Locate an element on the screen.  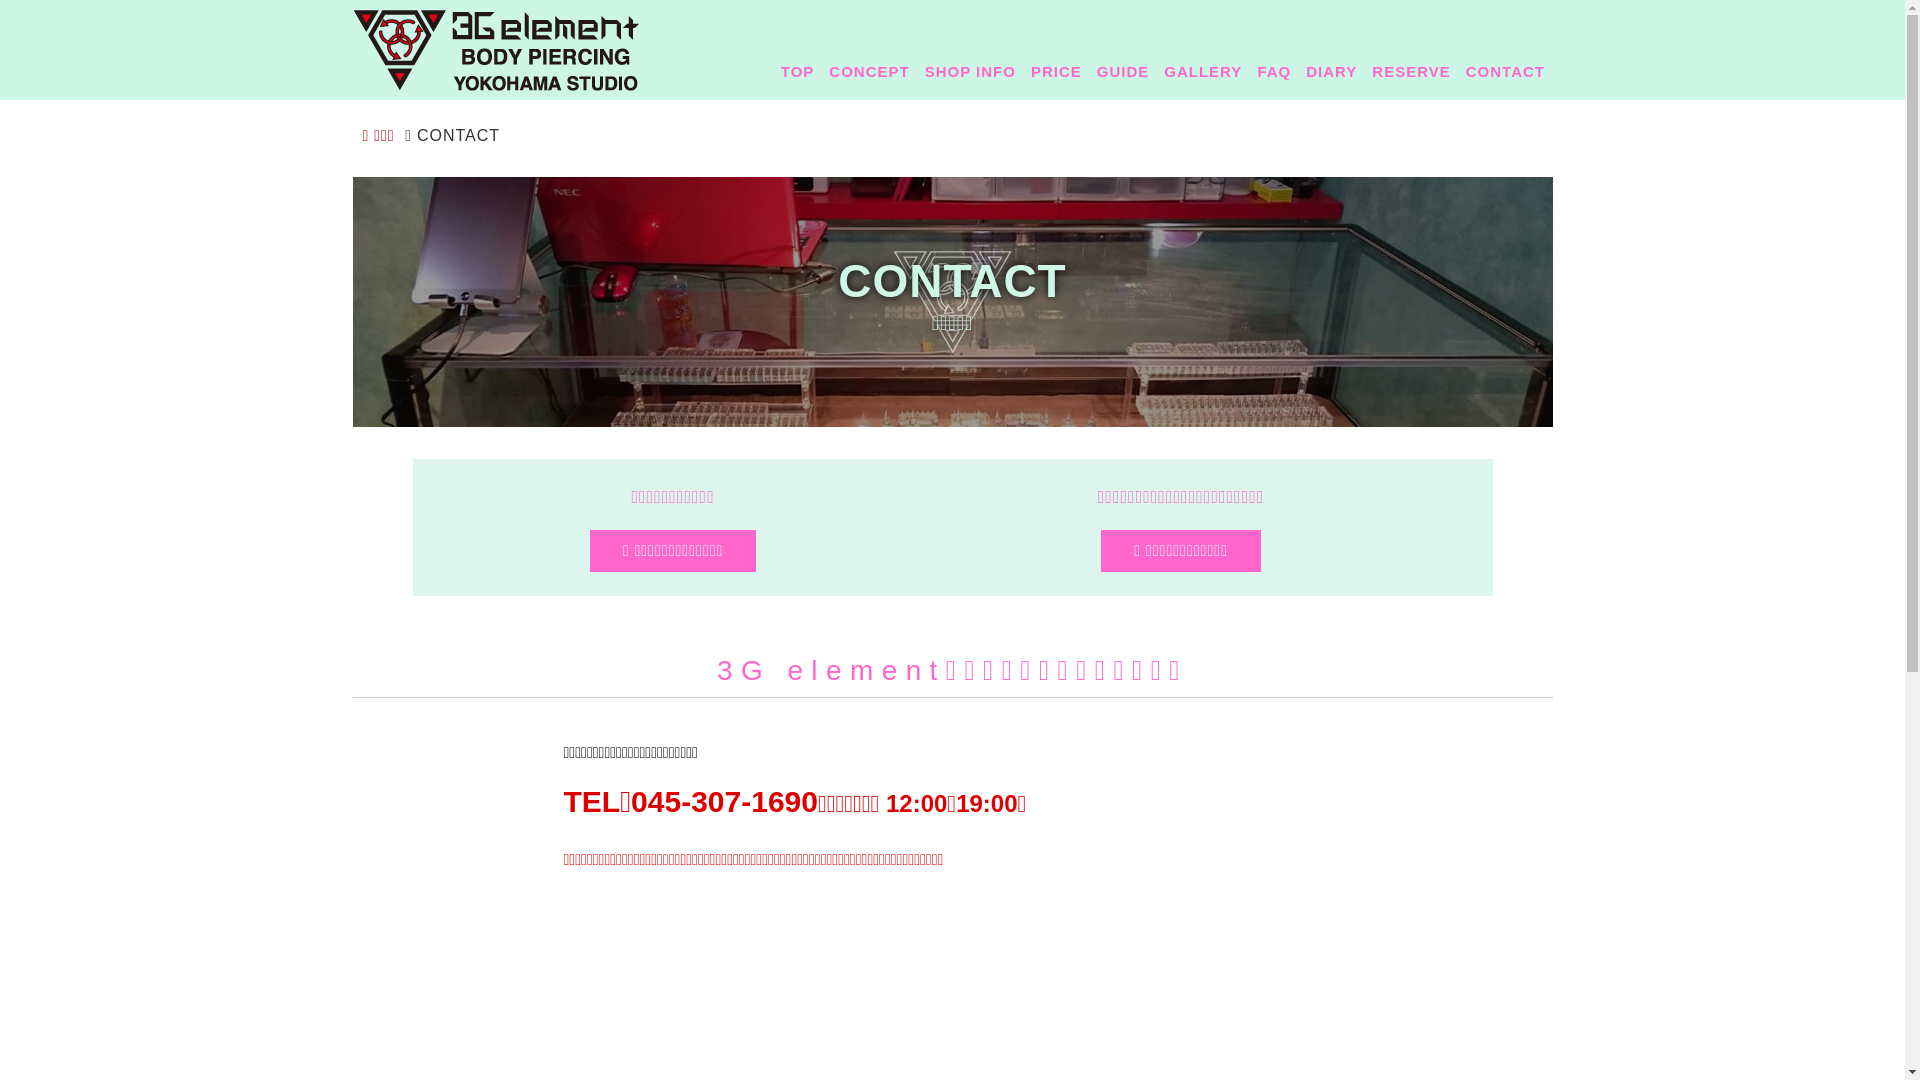
'GALLERY' is located at coordinates (1202, 69).